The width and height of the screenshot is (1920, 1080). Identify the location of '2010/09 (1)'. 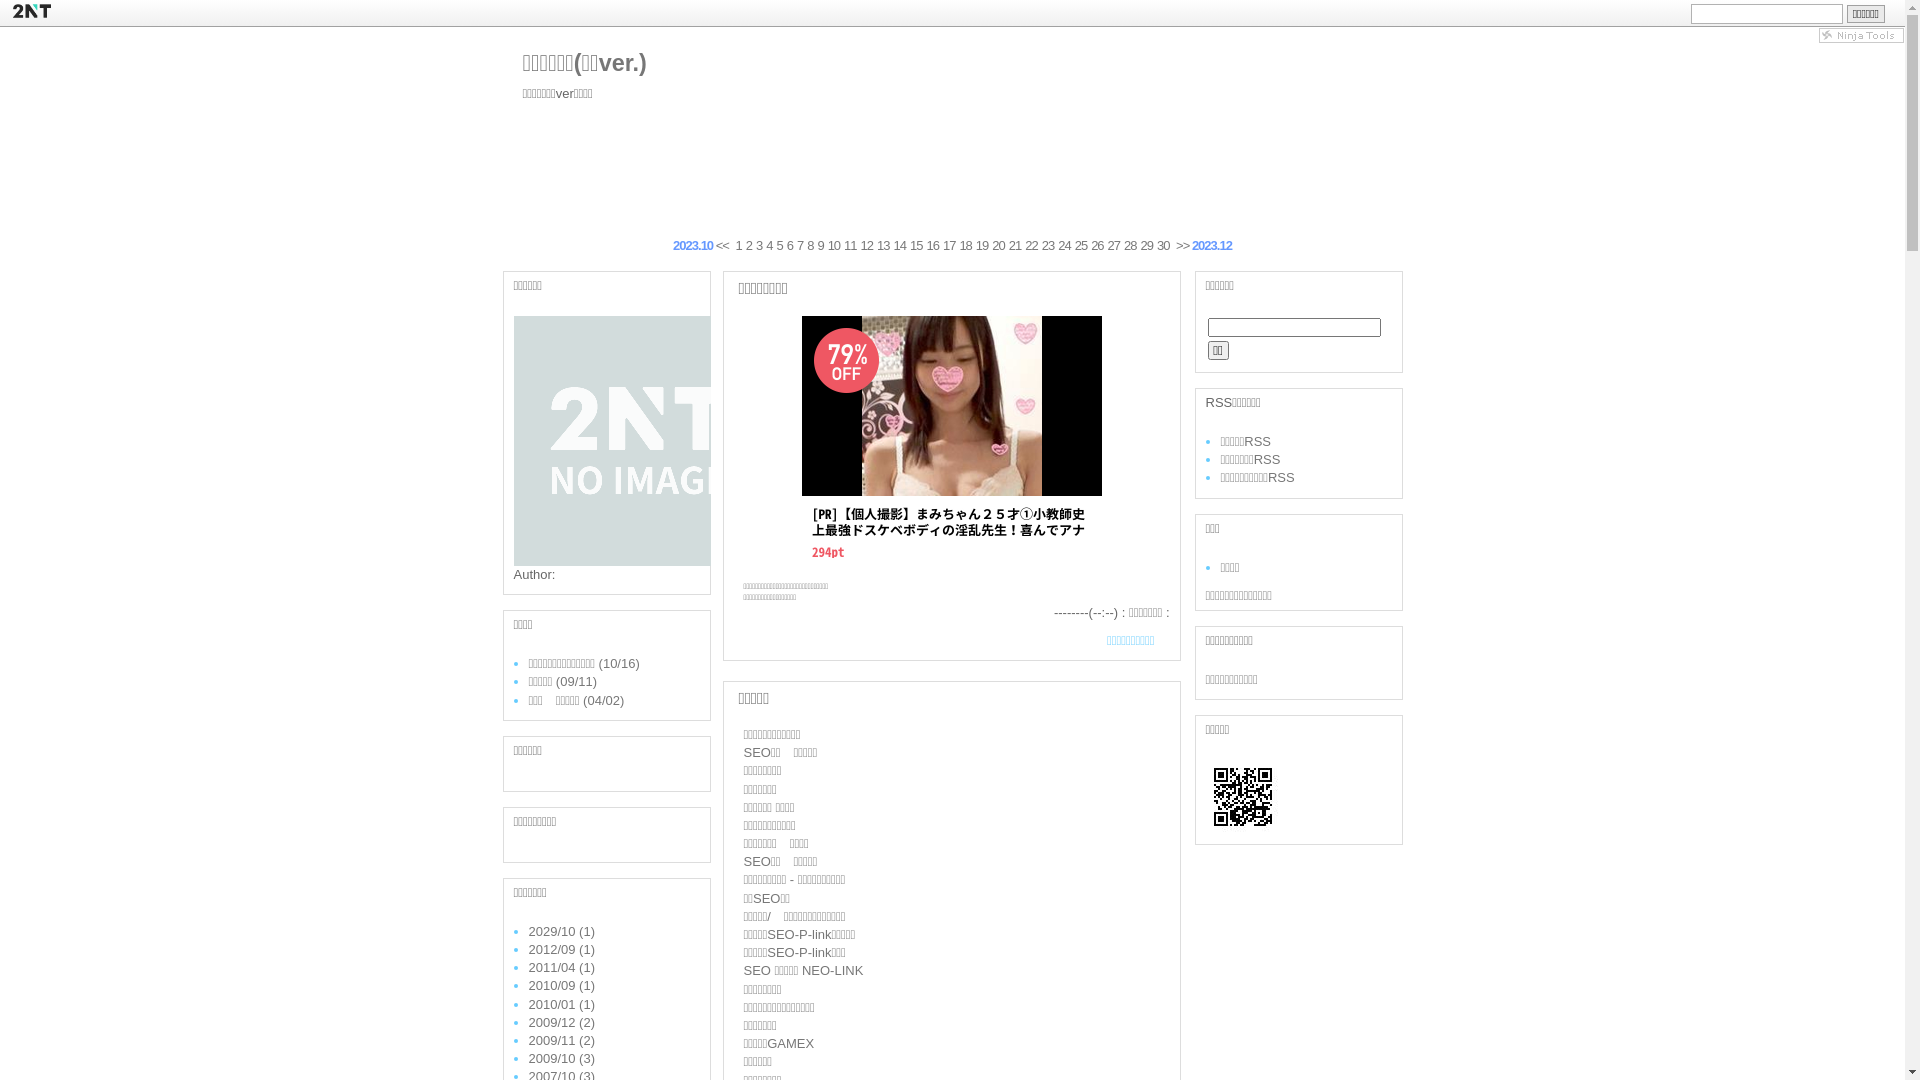
(560, 984).